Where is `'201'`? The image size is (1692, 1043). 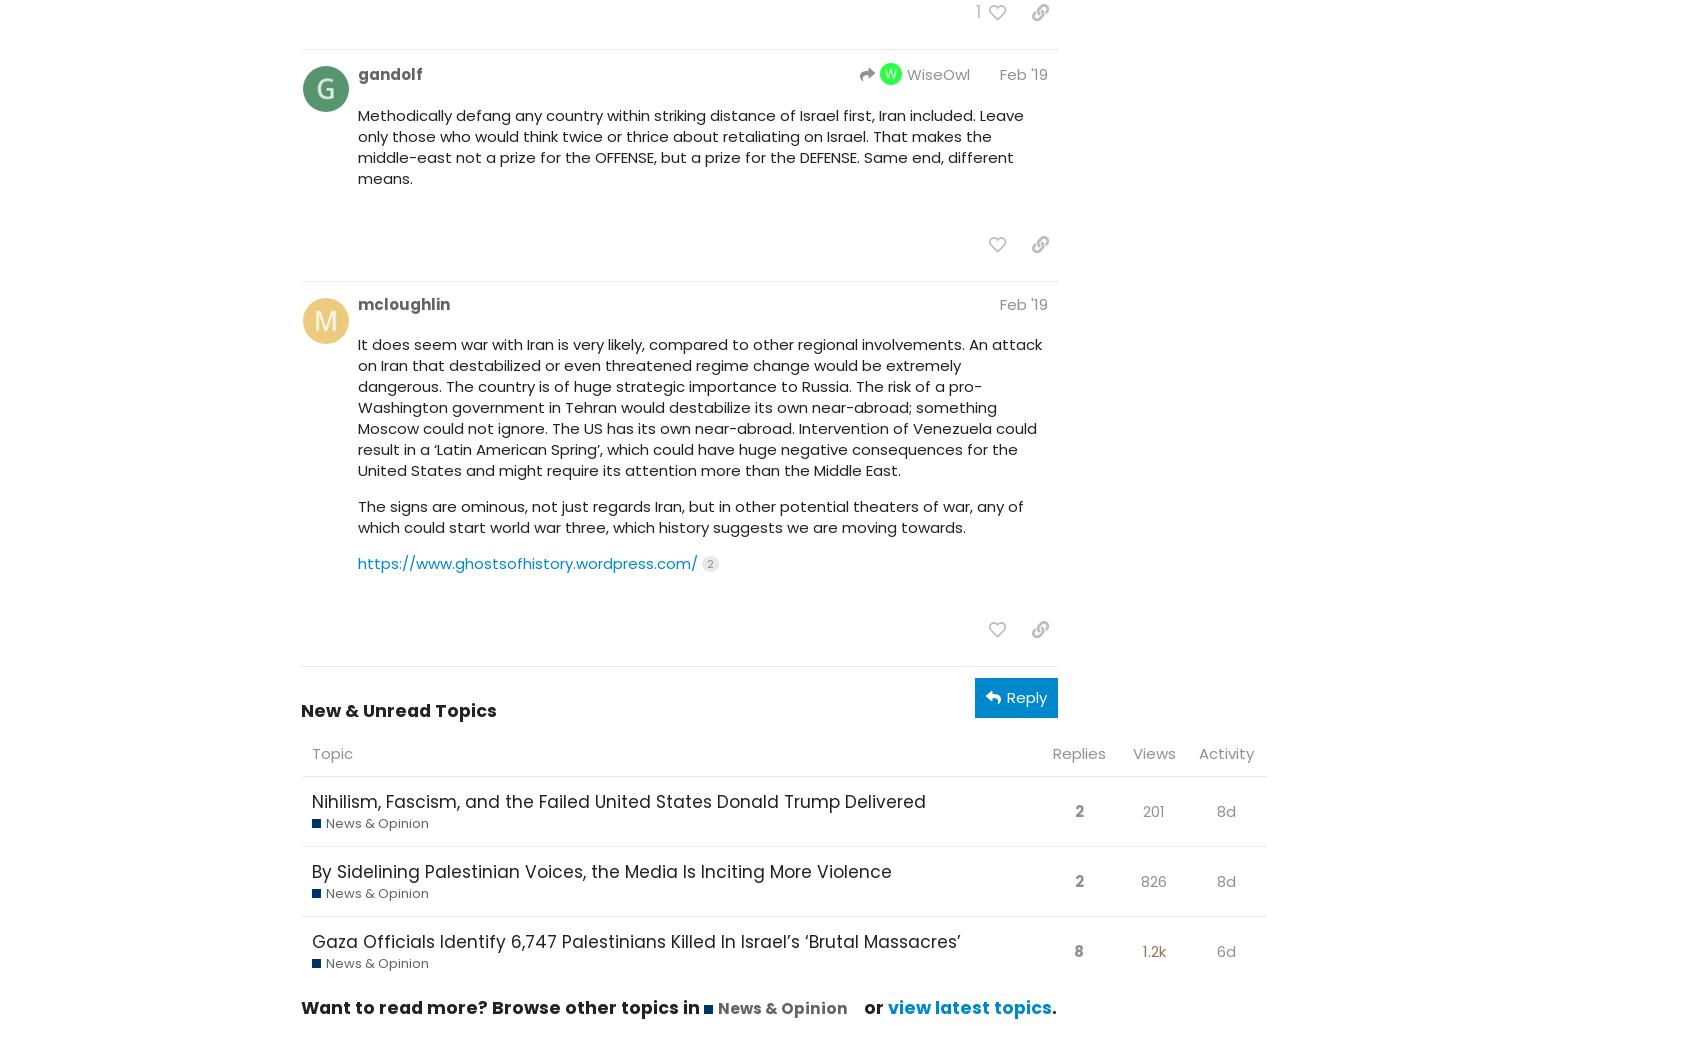
'201' is located at coordinates (1152, 810).